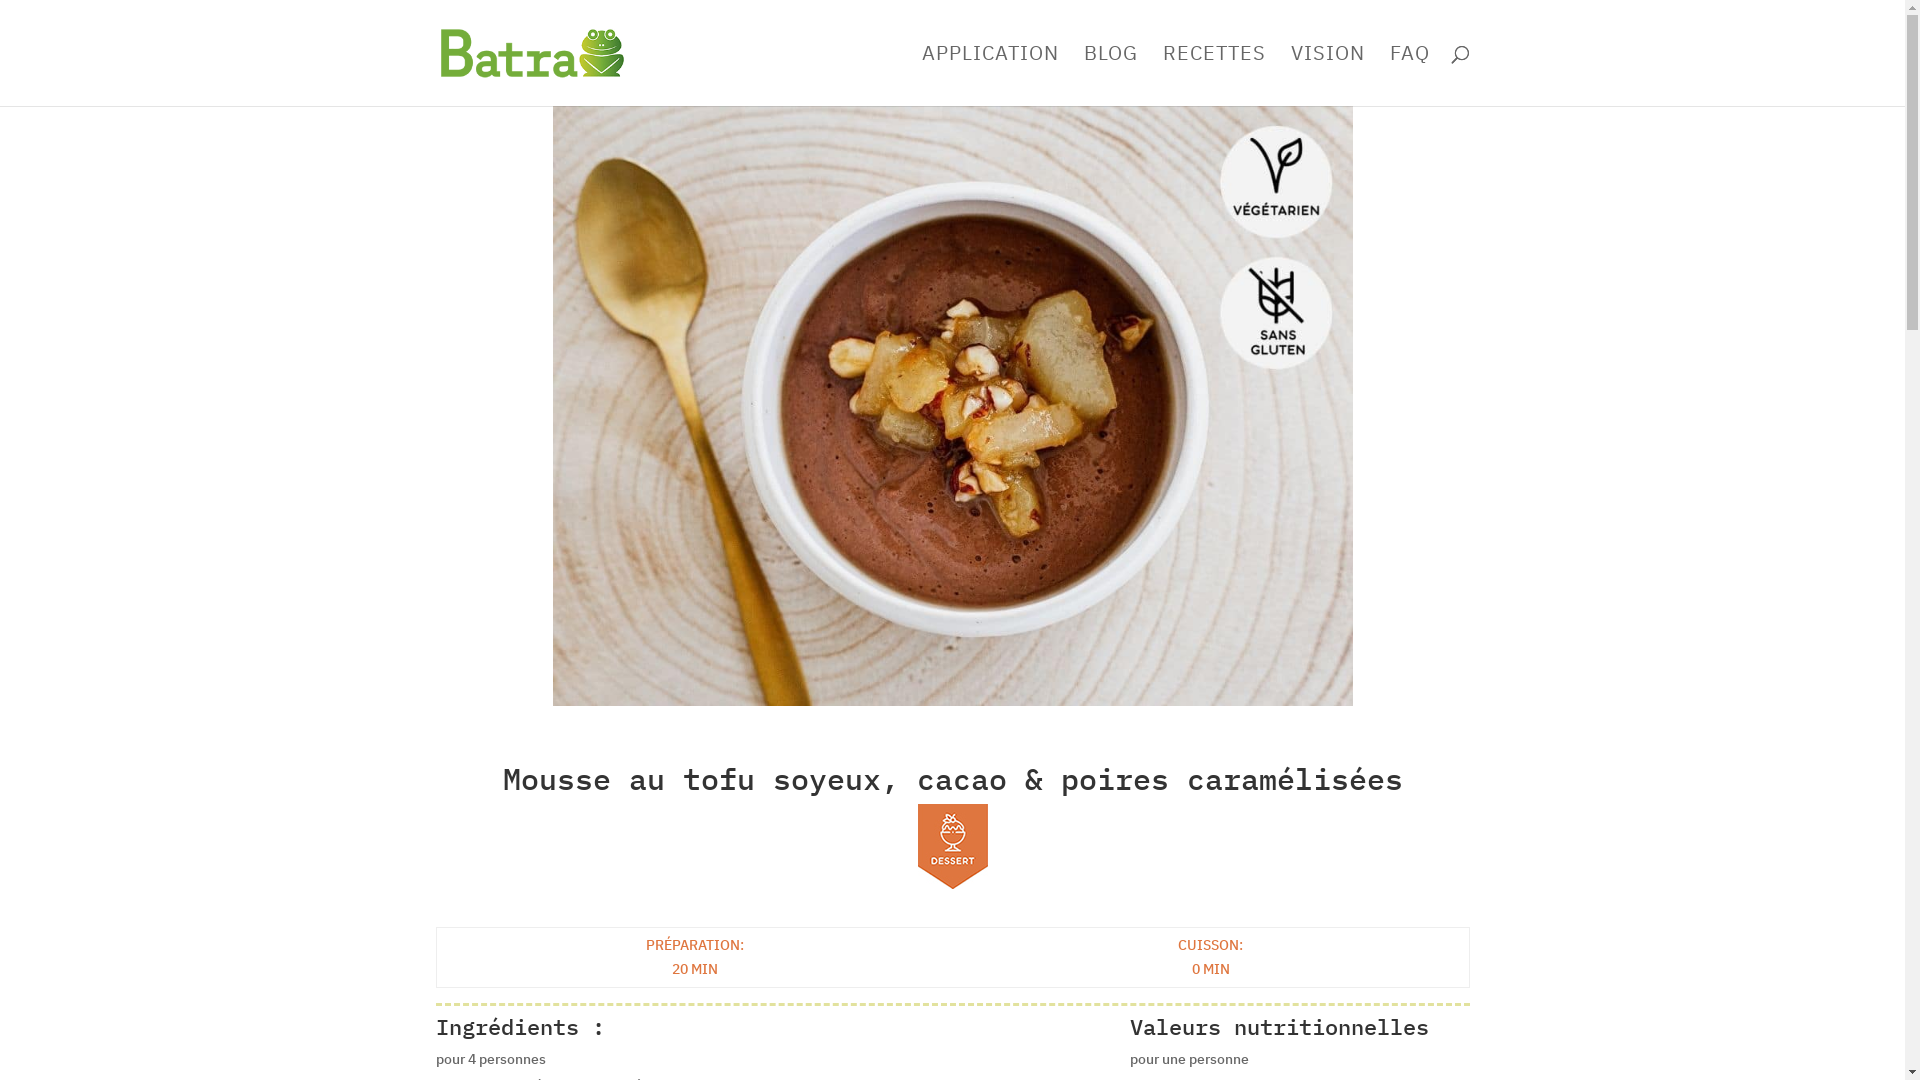 This screenshot has height=1080, width=1920. What do you see at coordinates (1212, 75) in the screenshot?
I see `'RECETTES'` at bounding box center [1212, 75].